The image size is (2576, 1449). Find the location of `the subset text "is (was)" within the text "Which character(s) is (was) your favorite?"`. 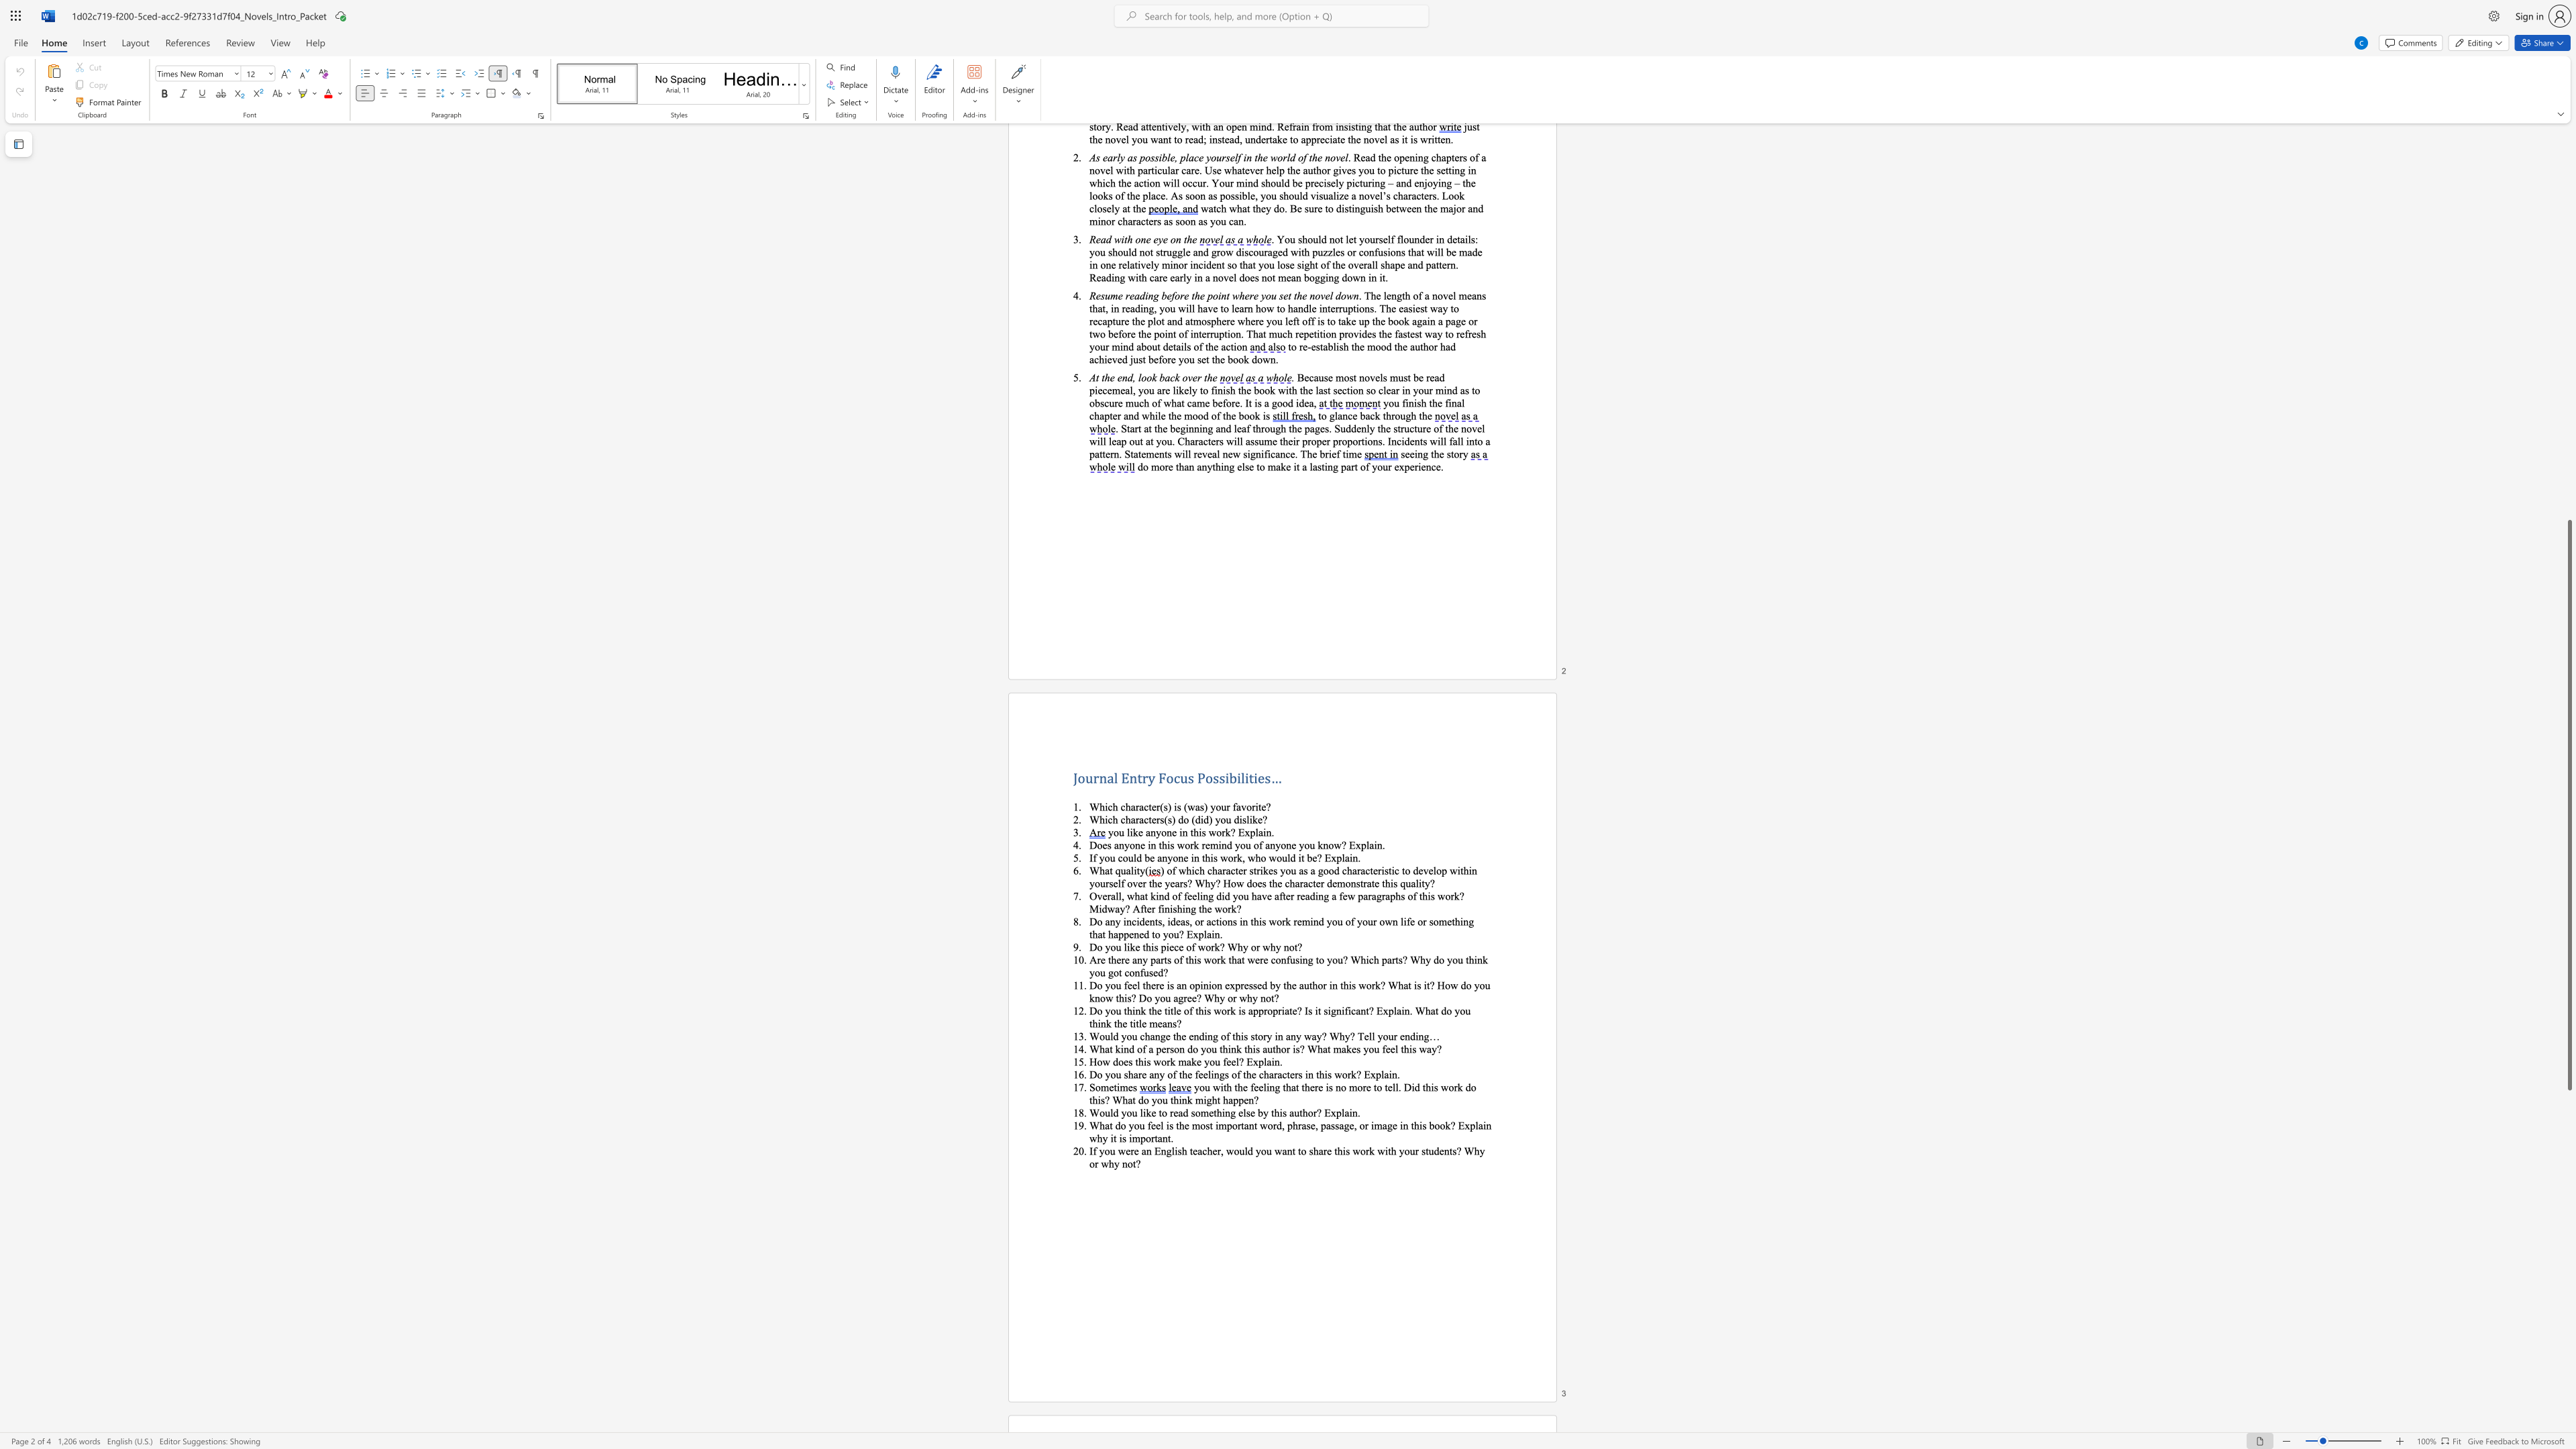

the subset text "is (was)" within the text "Which character(s) is (was) your favorite?" is located at coordinates (1173, 806).